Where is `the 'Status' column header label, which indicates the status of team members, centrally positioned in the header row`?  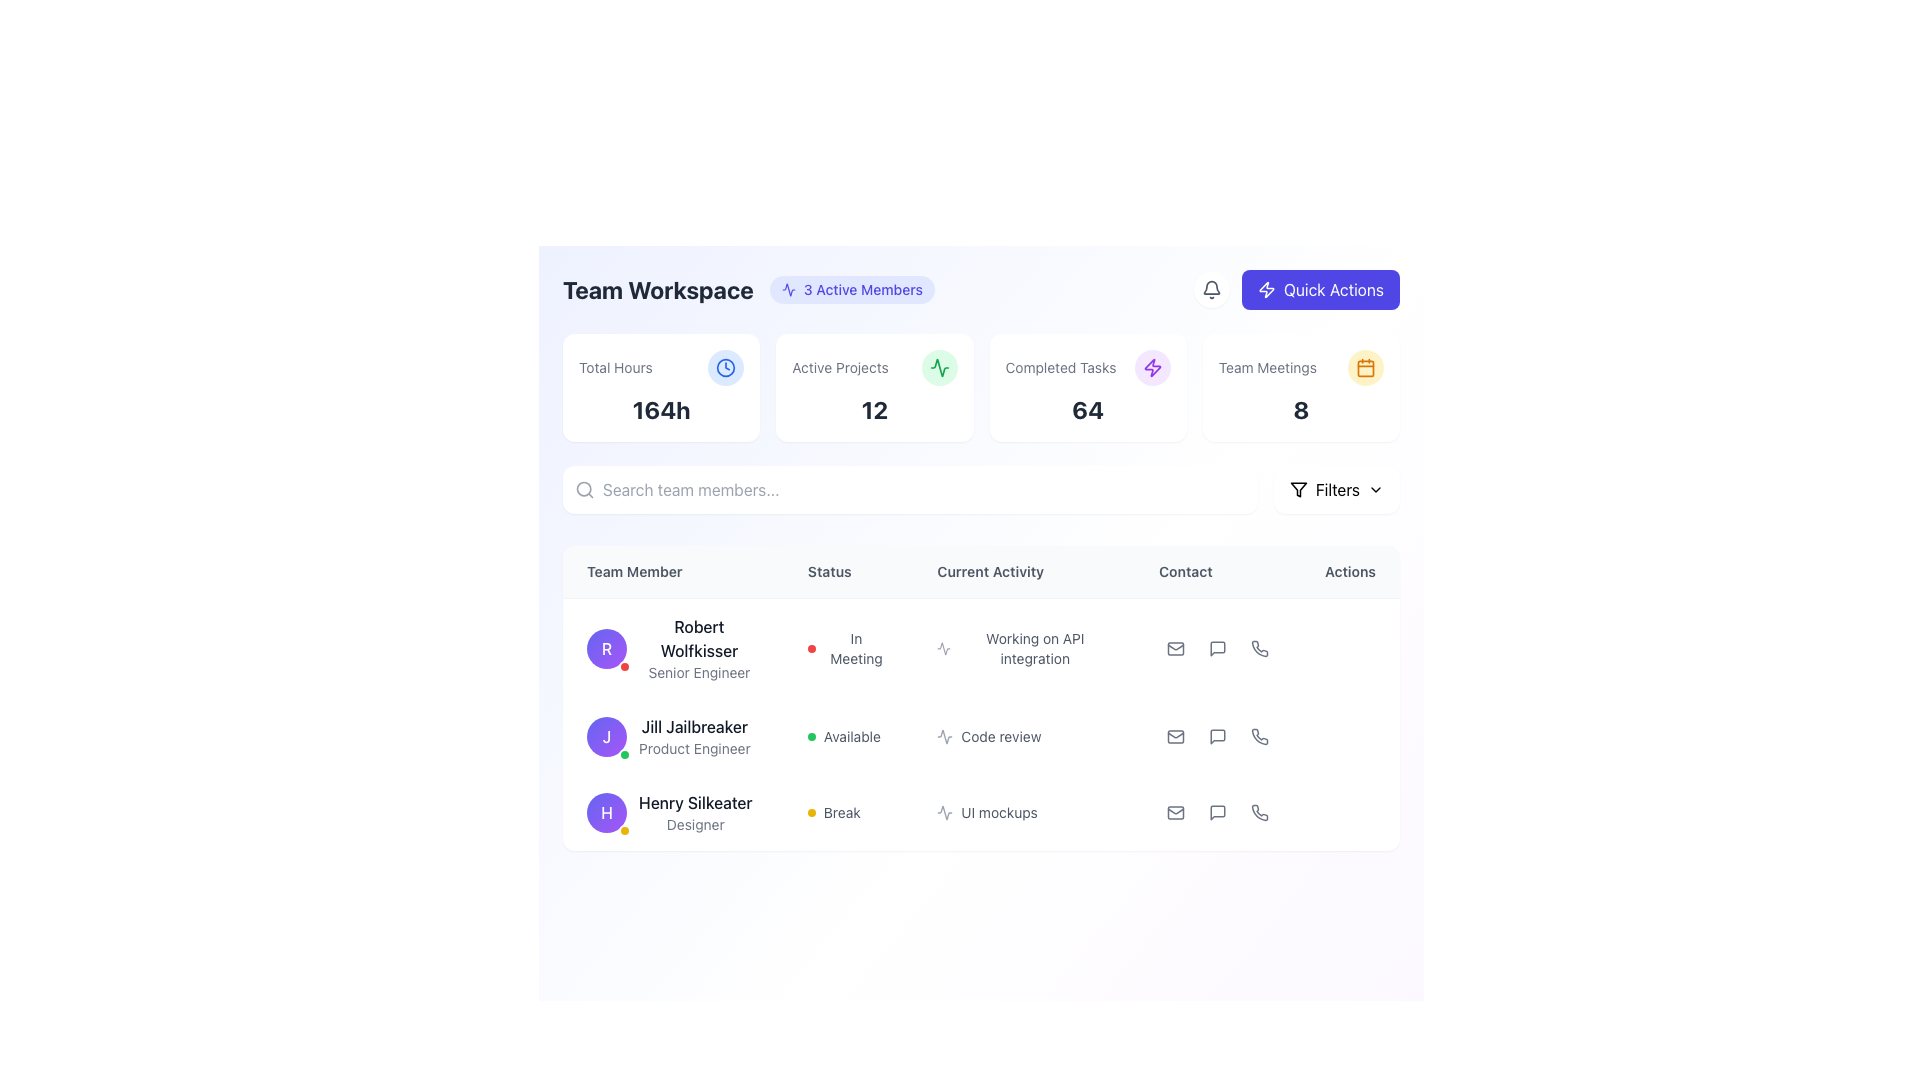 the 'Status' column header label, which indicates the status of team members, centrally positioned in the header row is located at coordinates (848, 572).